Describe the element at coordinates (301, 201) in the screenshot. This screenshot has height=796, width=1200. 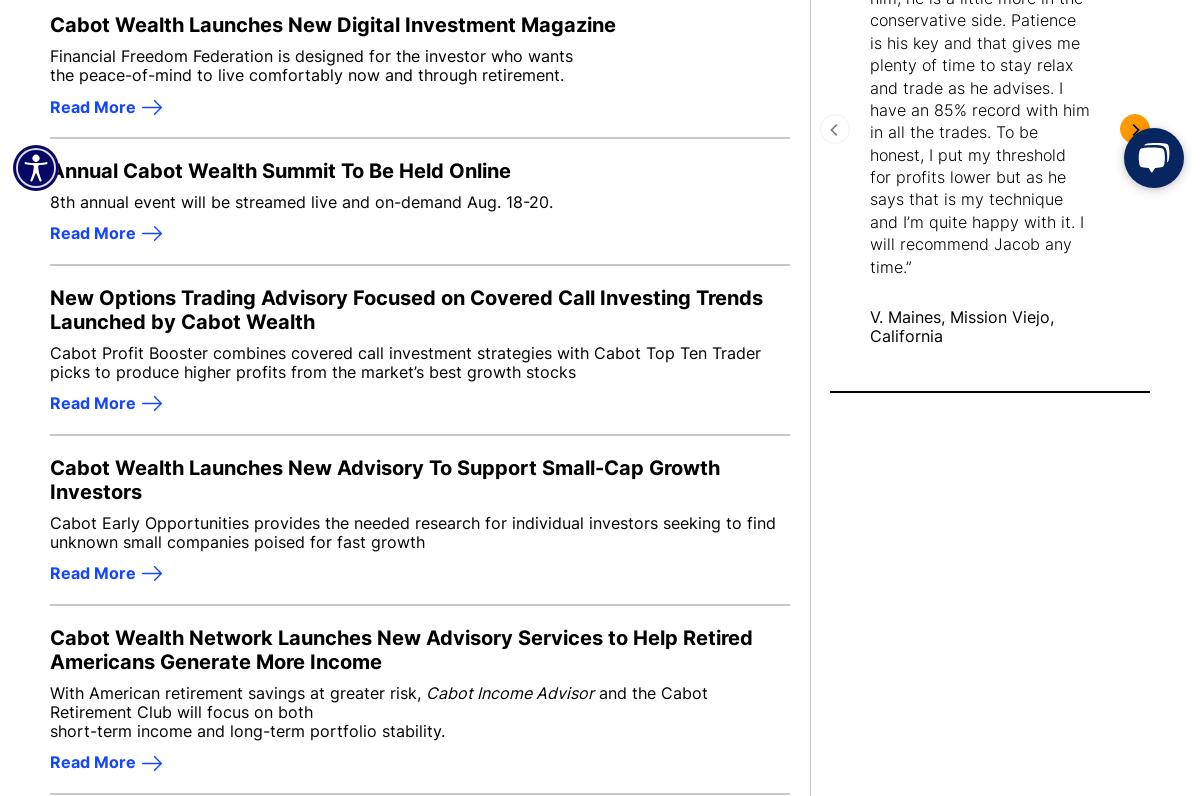
I see `'8th annual event will be streamed live and on-demand Aug. 18-20.'` at that location.